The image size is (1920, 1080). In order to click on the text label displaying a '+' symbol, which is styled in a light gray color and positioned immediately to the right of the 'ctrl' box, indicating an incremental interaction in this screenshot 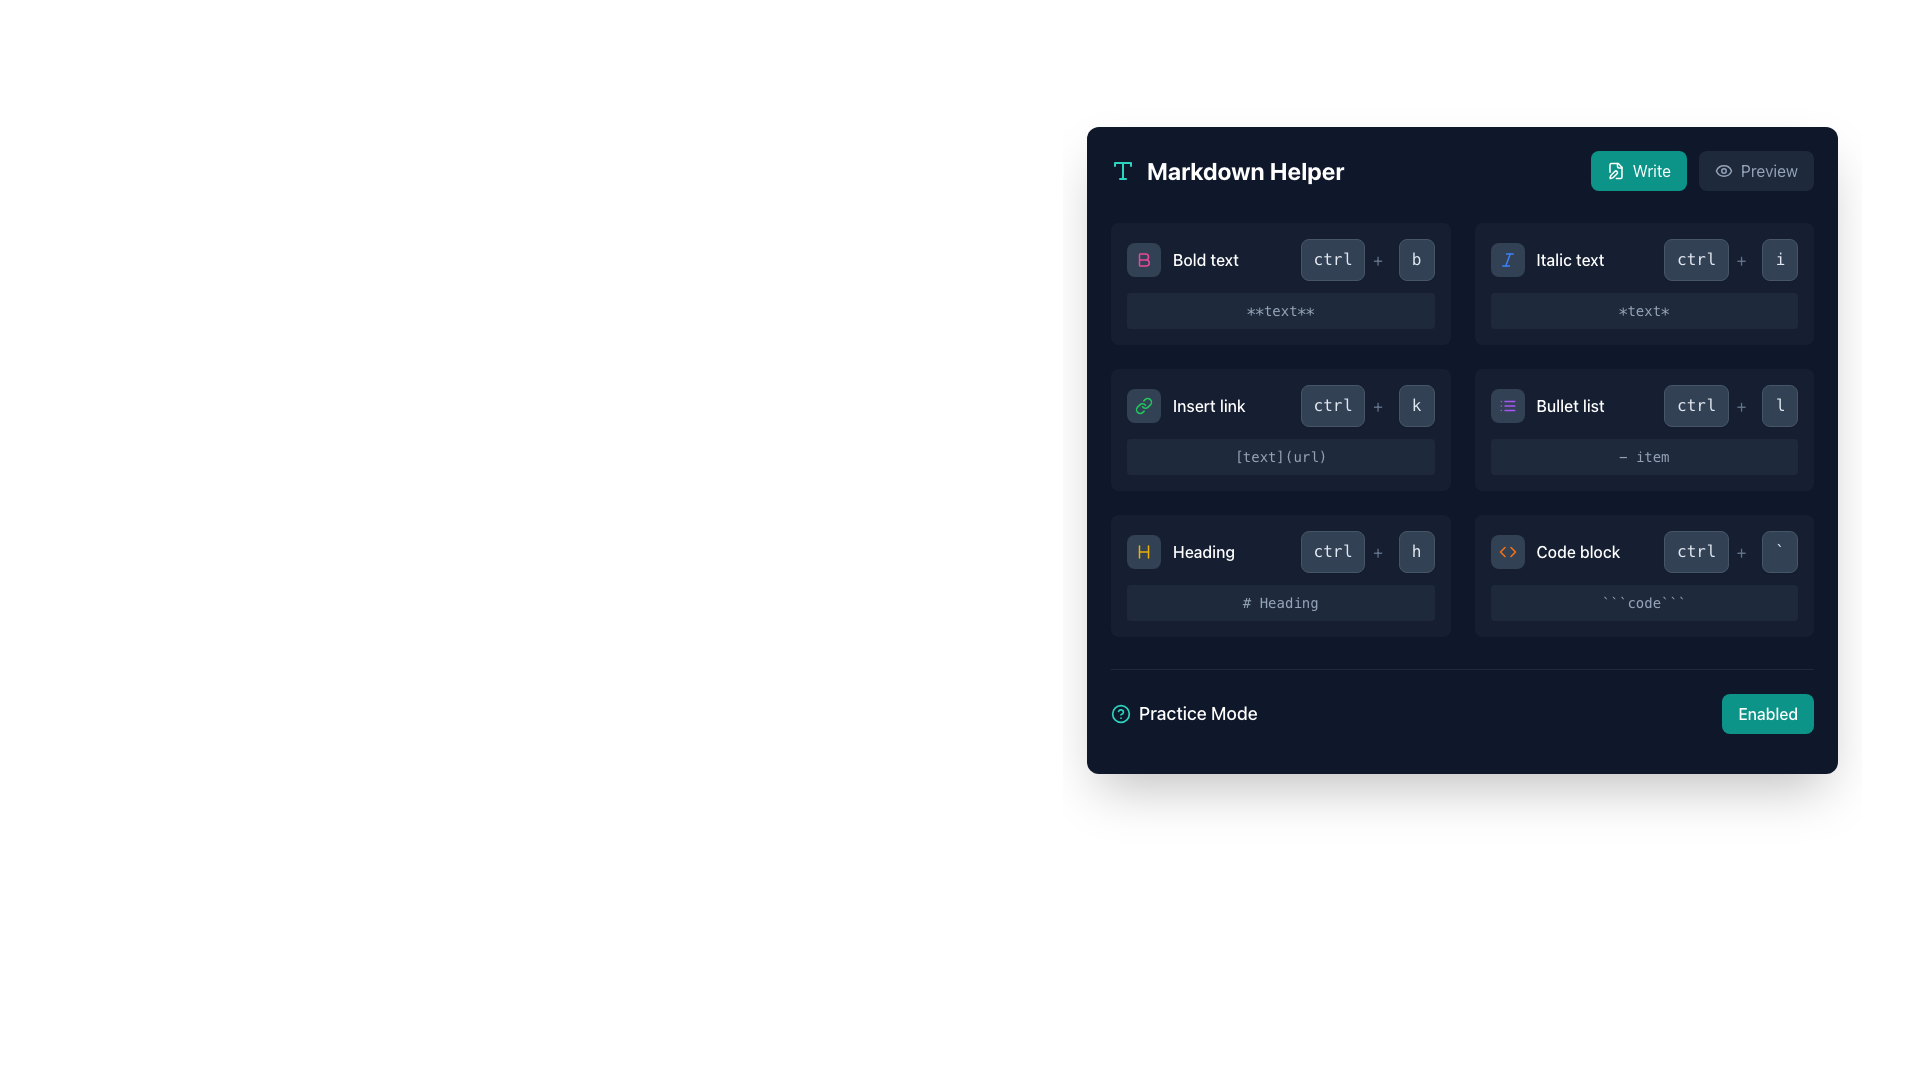, I will do `click(1740, 551)`.